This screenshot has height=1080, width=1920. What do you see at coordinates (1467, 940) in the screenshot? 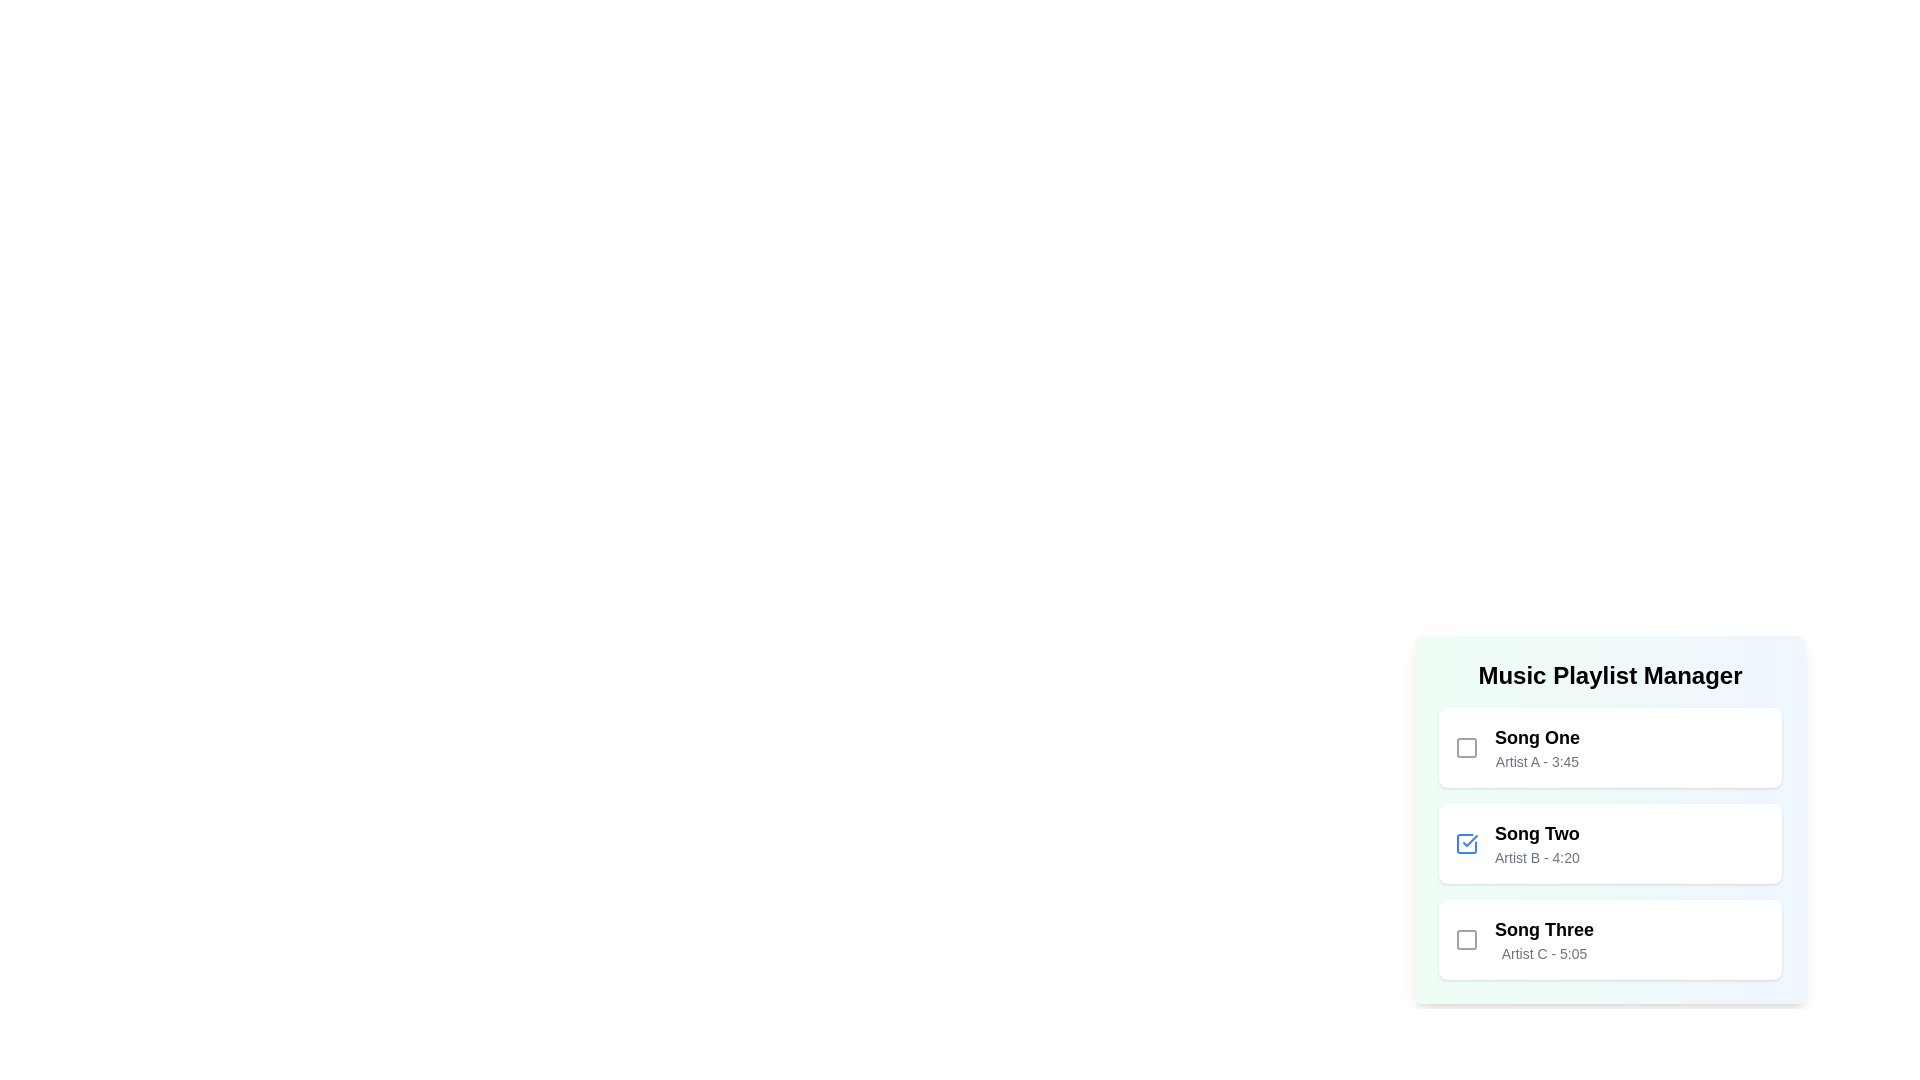
I see `the toggle checkbox for 'Song Three'` at bounding box center [1467, 940].